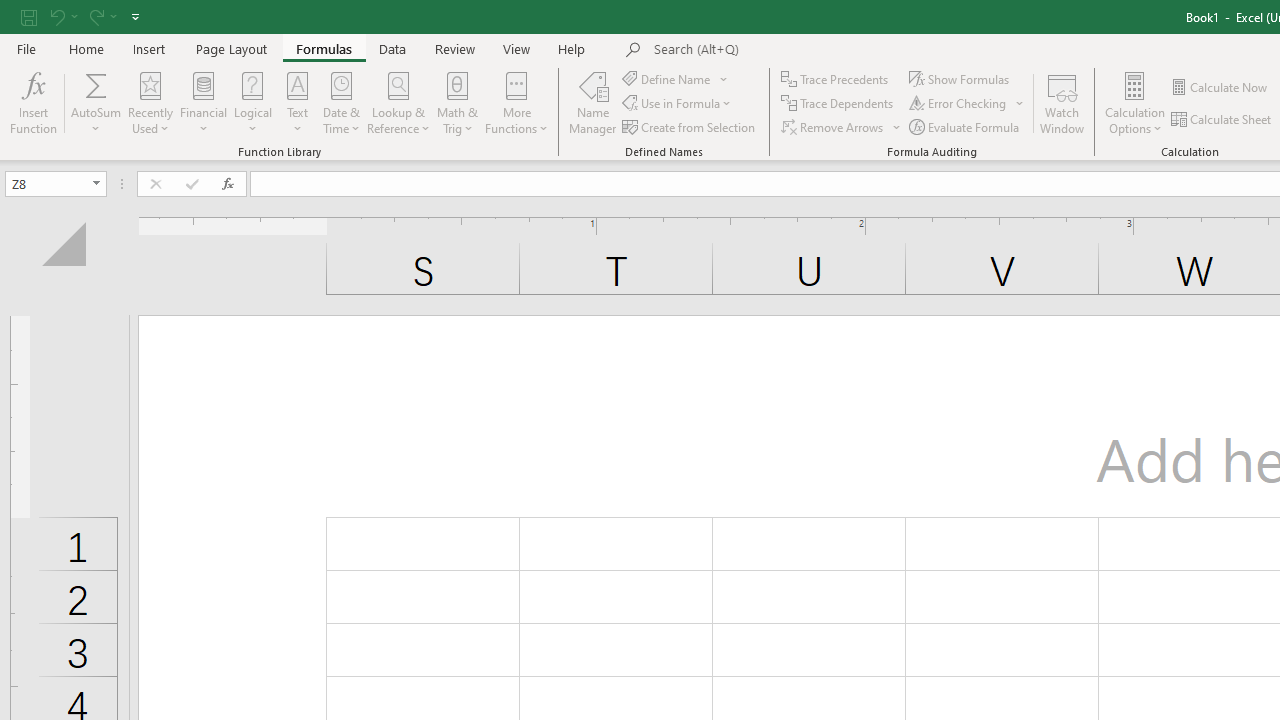 This screenshot has width=1280, height=720. What do you see at coordinates (296, 103) in the screenshot?
I see `'Text'` at bounding box center [296, 103].